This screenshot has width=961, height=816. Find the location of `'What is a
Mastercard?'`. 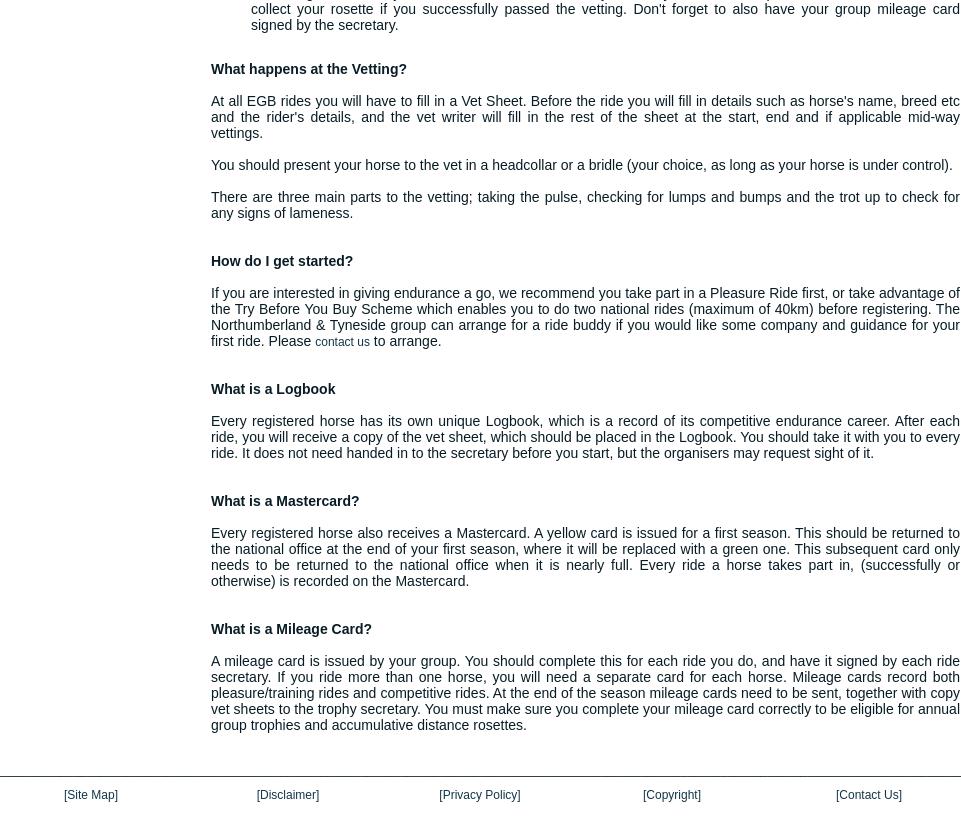

'What is a
Mastercard?' is located at coordinates (285, 500).